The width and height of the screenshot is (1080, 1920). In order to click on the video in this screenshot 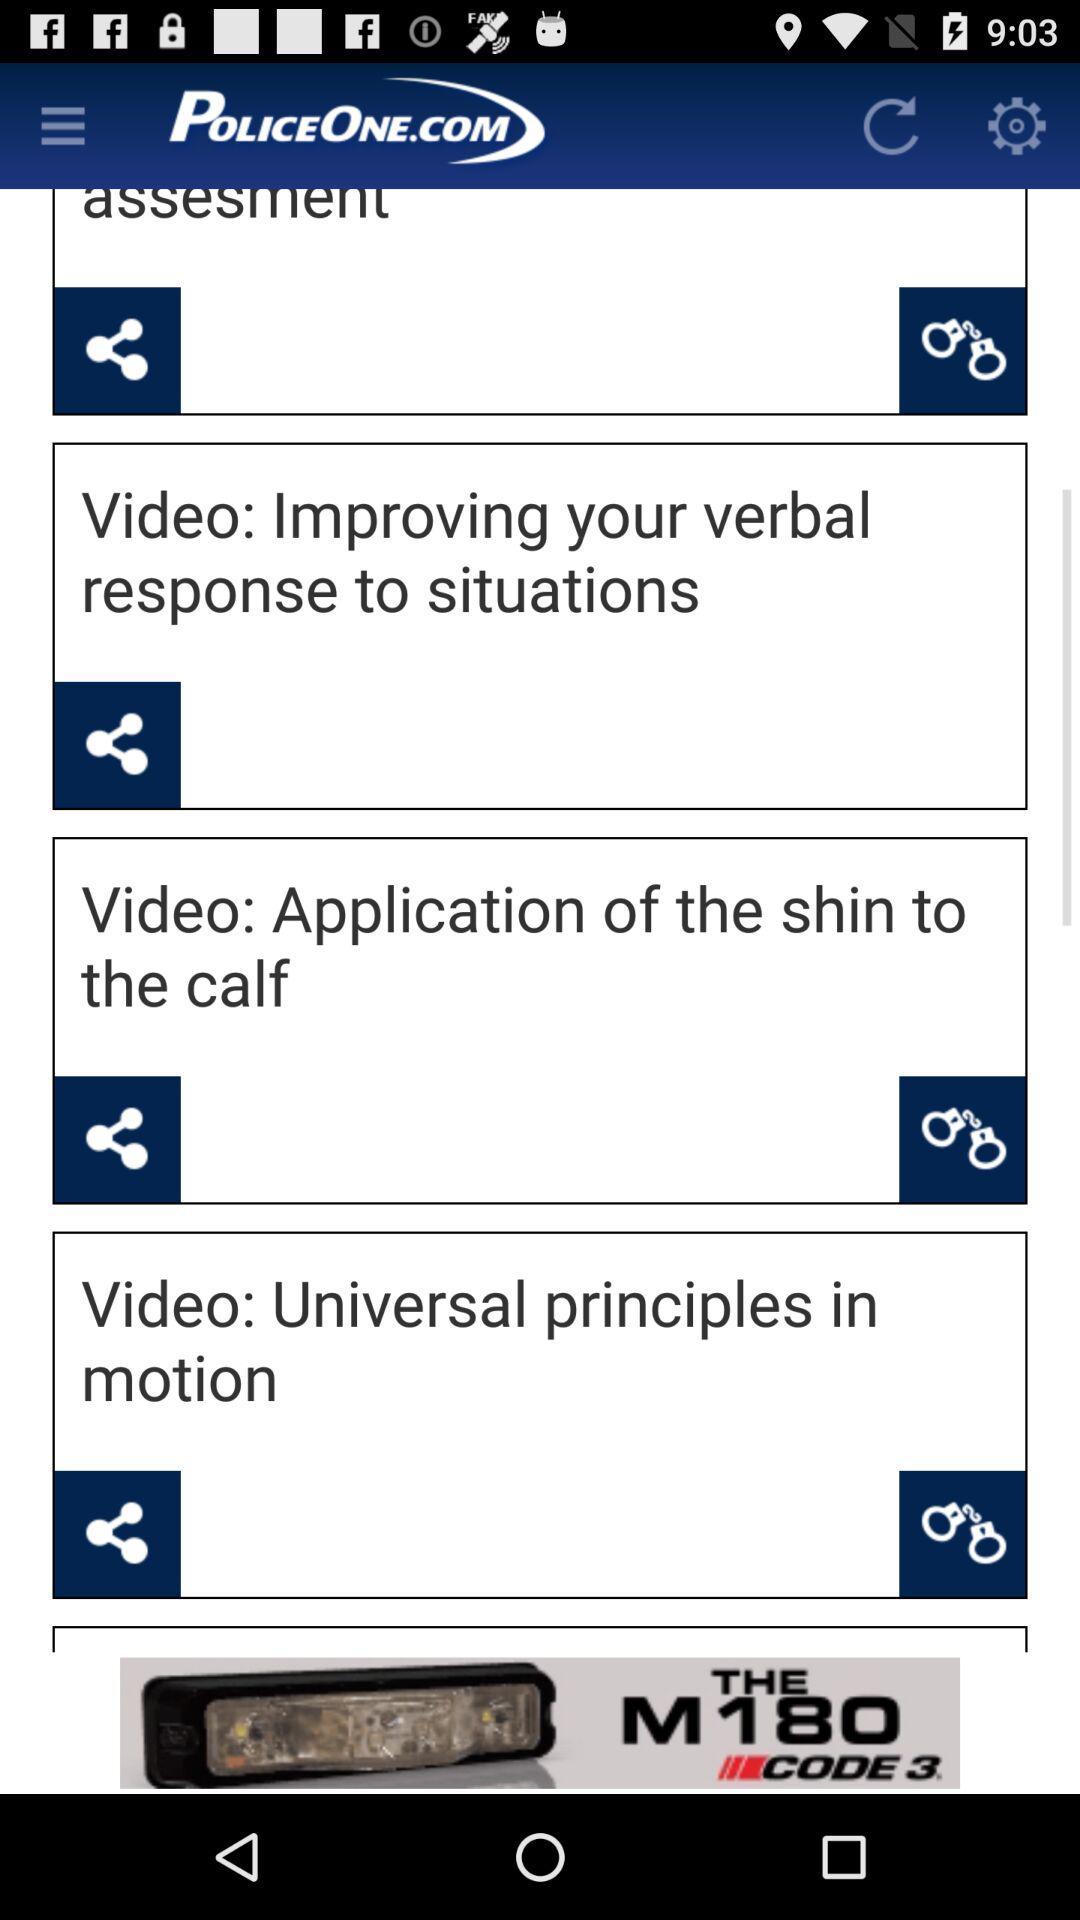, I will do `click(117, 1139)`.